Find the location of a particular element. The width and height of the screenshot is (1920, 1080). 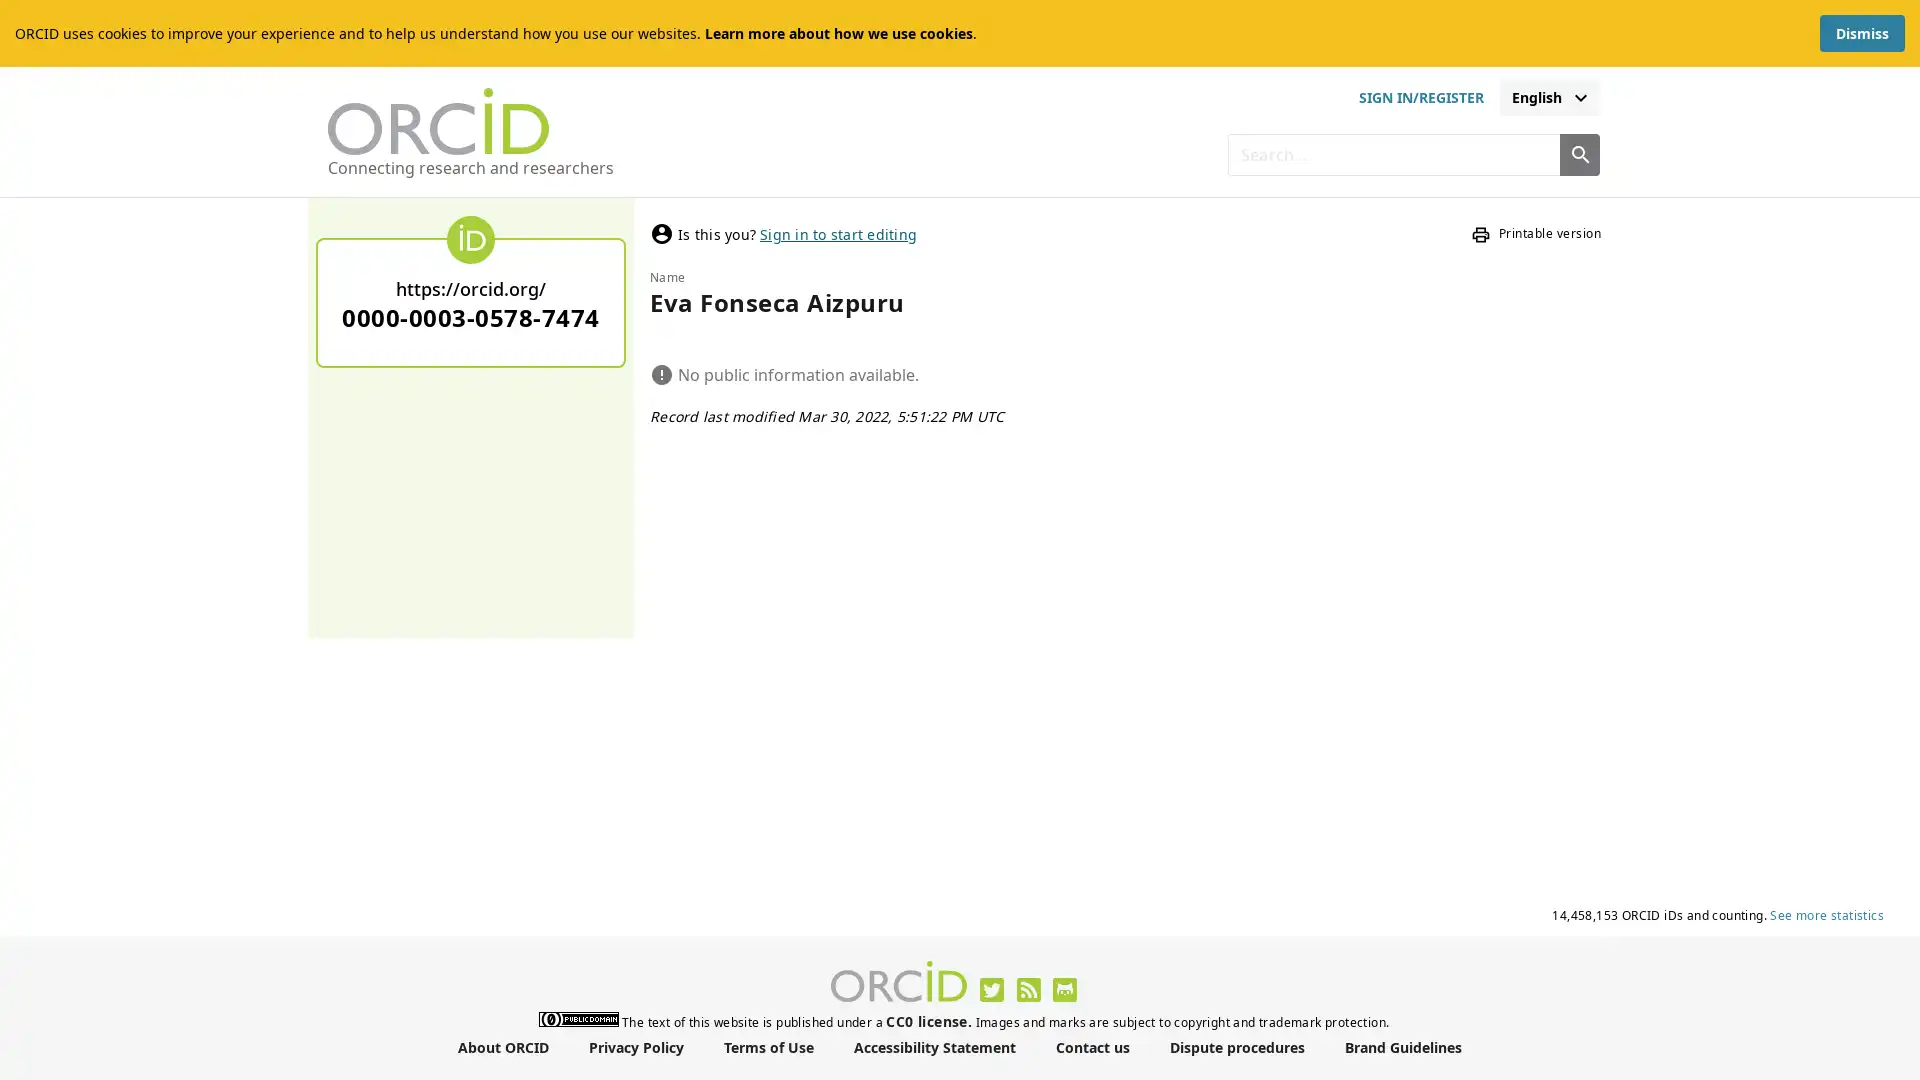

Printable version is located at coordinates (1535, 233).